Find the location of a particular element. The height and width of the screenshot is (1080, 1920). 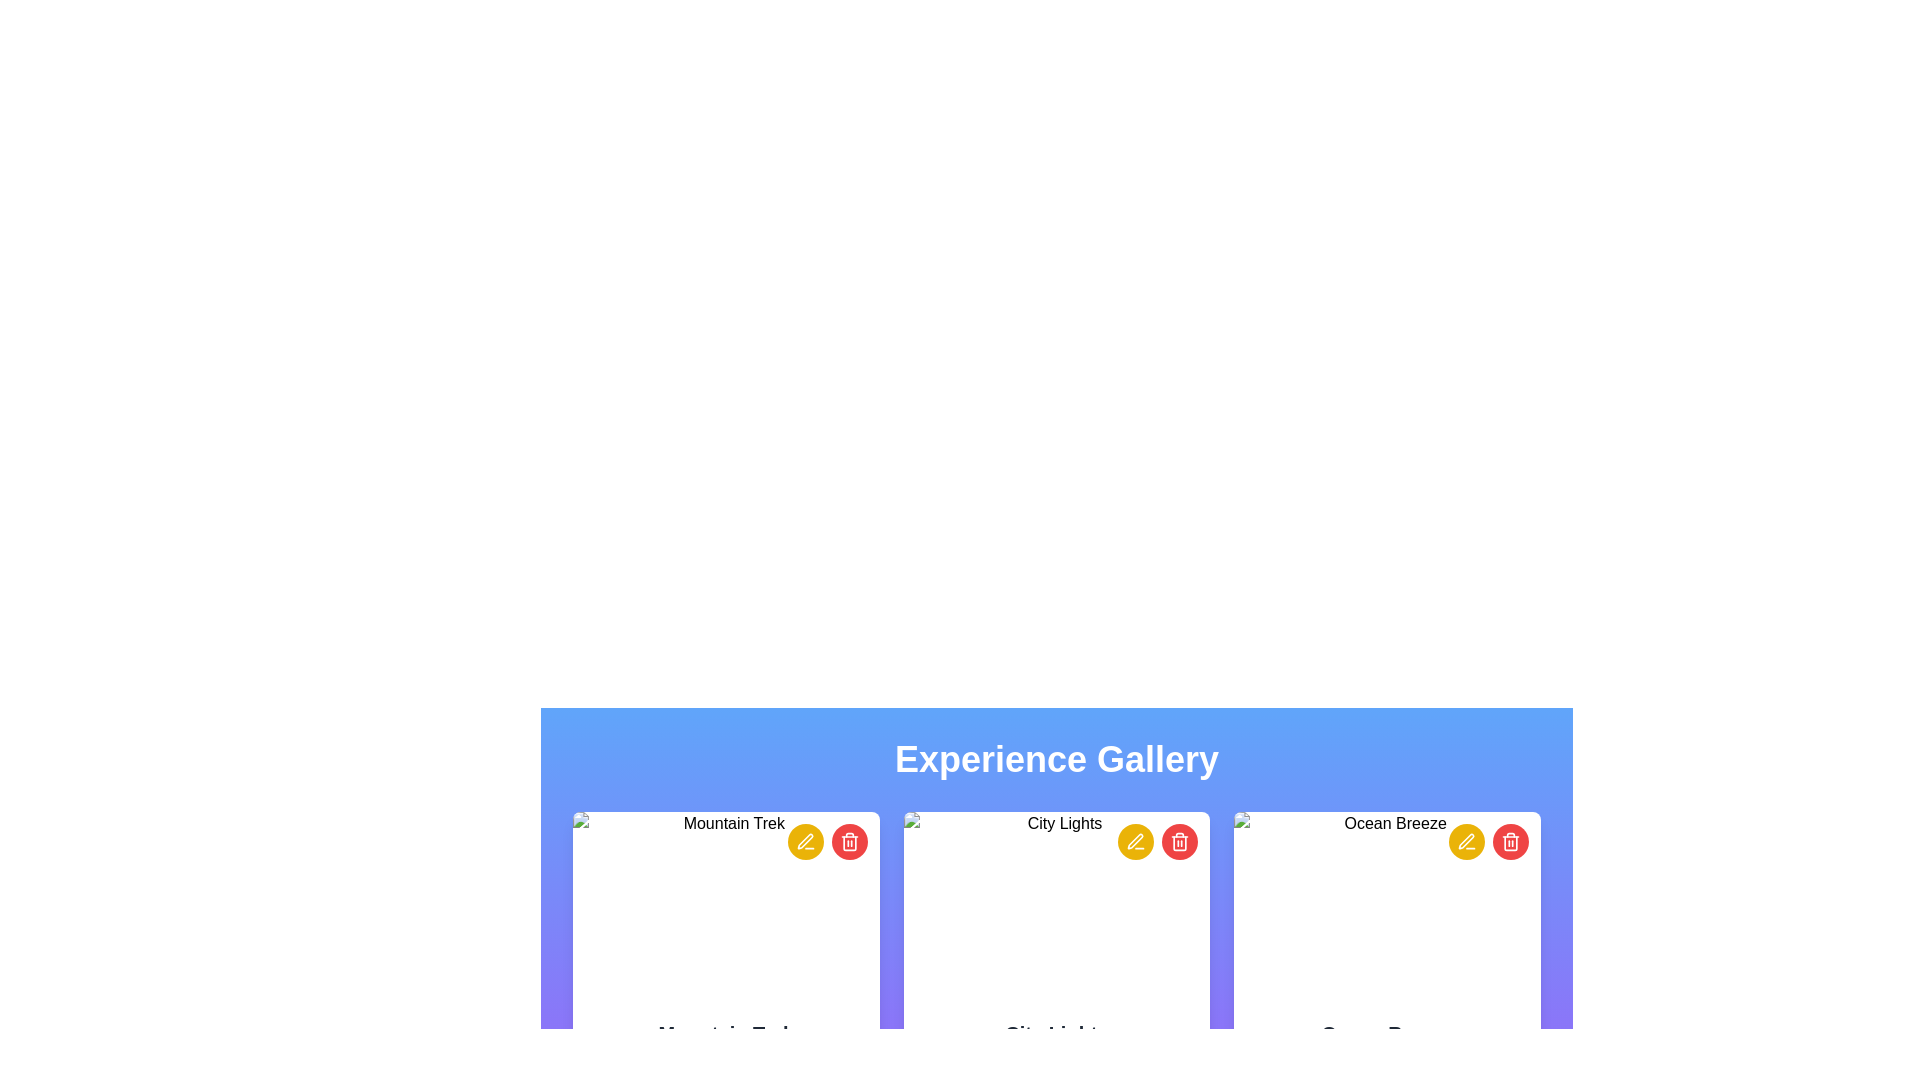

the delete button located at the top-right part of the card titled 'Ocean Breeze' is located at coordinates (1511, 841).